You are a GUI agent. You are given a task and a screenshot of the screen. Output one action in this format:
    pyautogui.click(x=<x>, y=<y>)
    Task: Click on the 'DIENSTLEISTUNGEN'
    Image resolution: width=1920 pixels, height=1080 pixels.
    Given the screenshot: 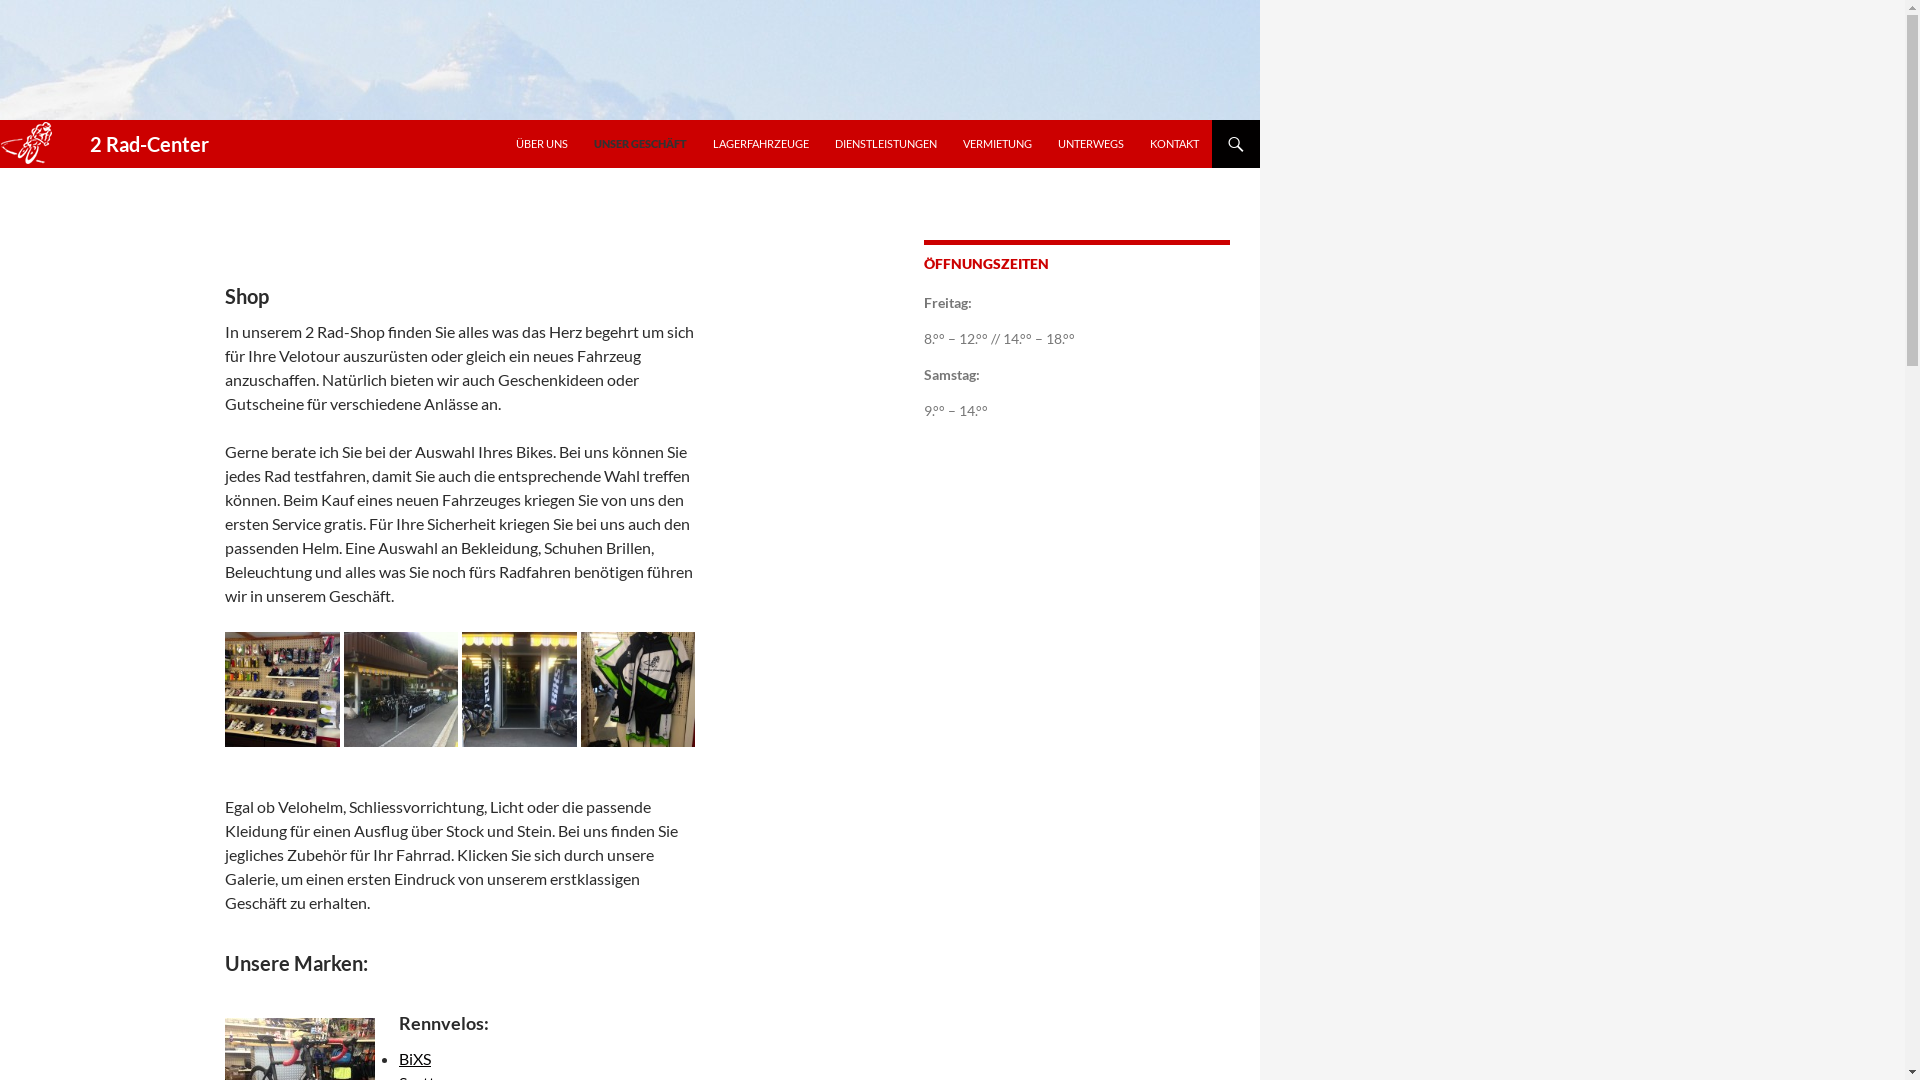 What is the action you would take?
    pyautogui.click(x=885, y=142)
    